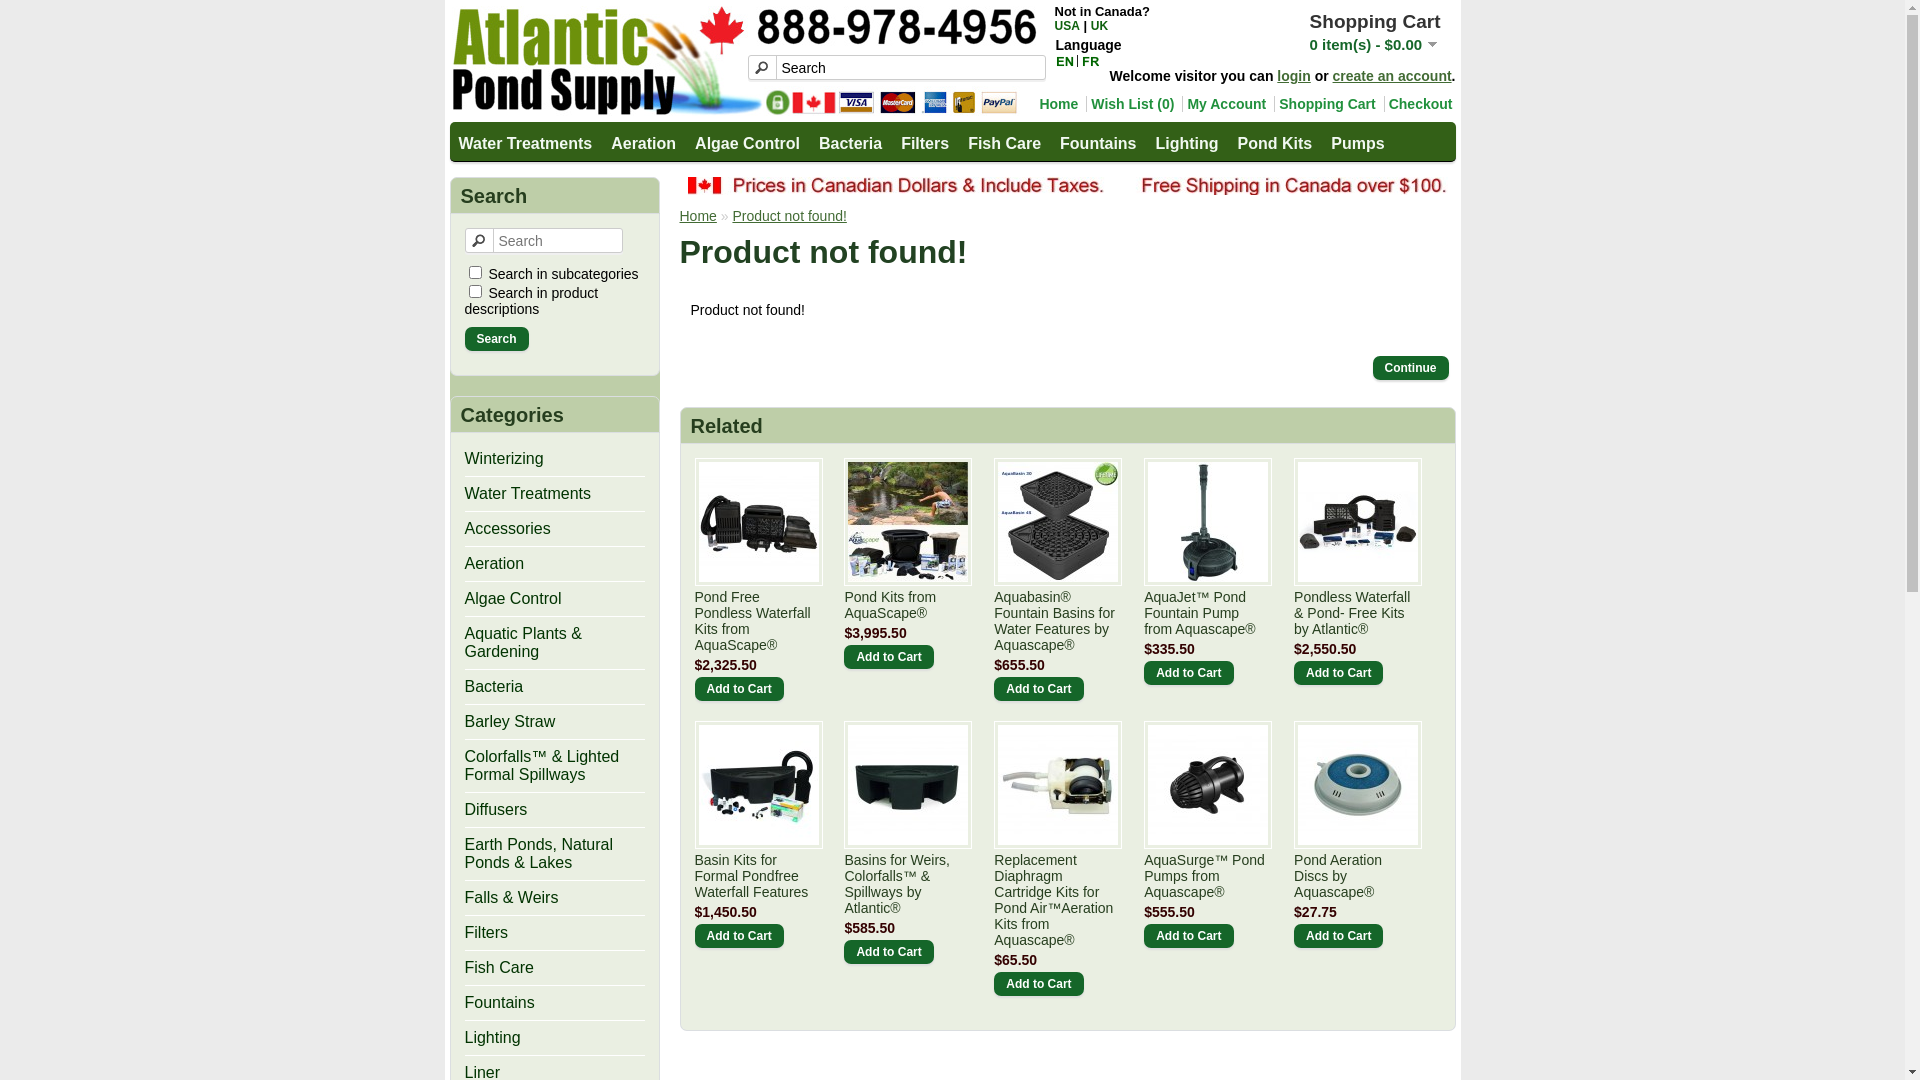 Image resolution: width=1920 pixels, height=1080 pixels. I want to click on 'Barley Straw', so click(509, 721).